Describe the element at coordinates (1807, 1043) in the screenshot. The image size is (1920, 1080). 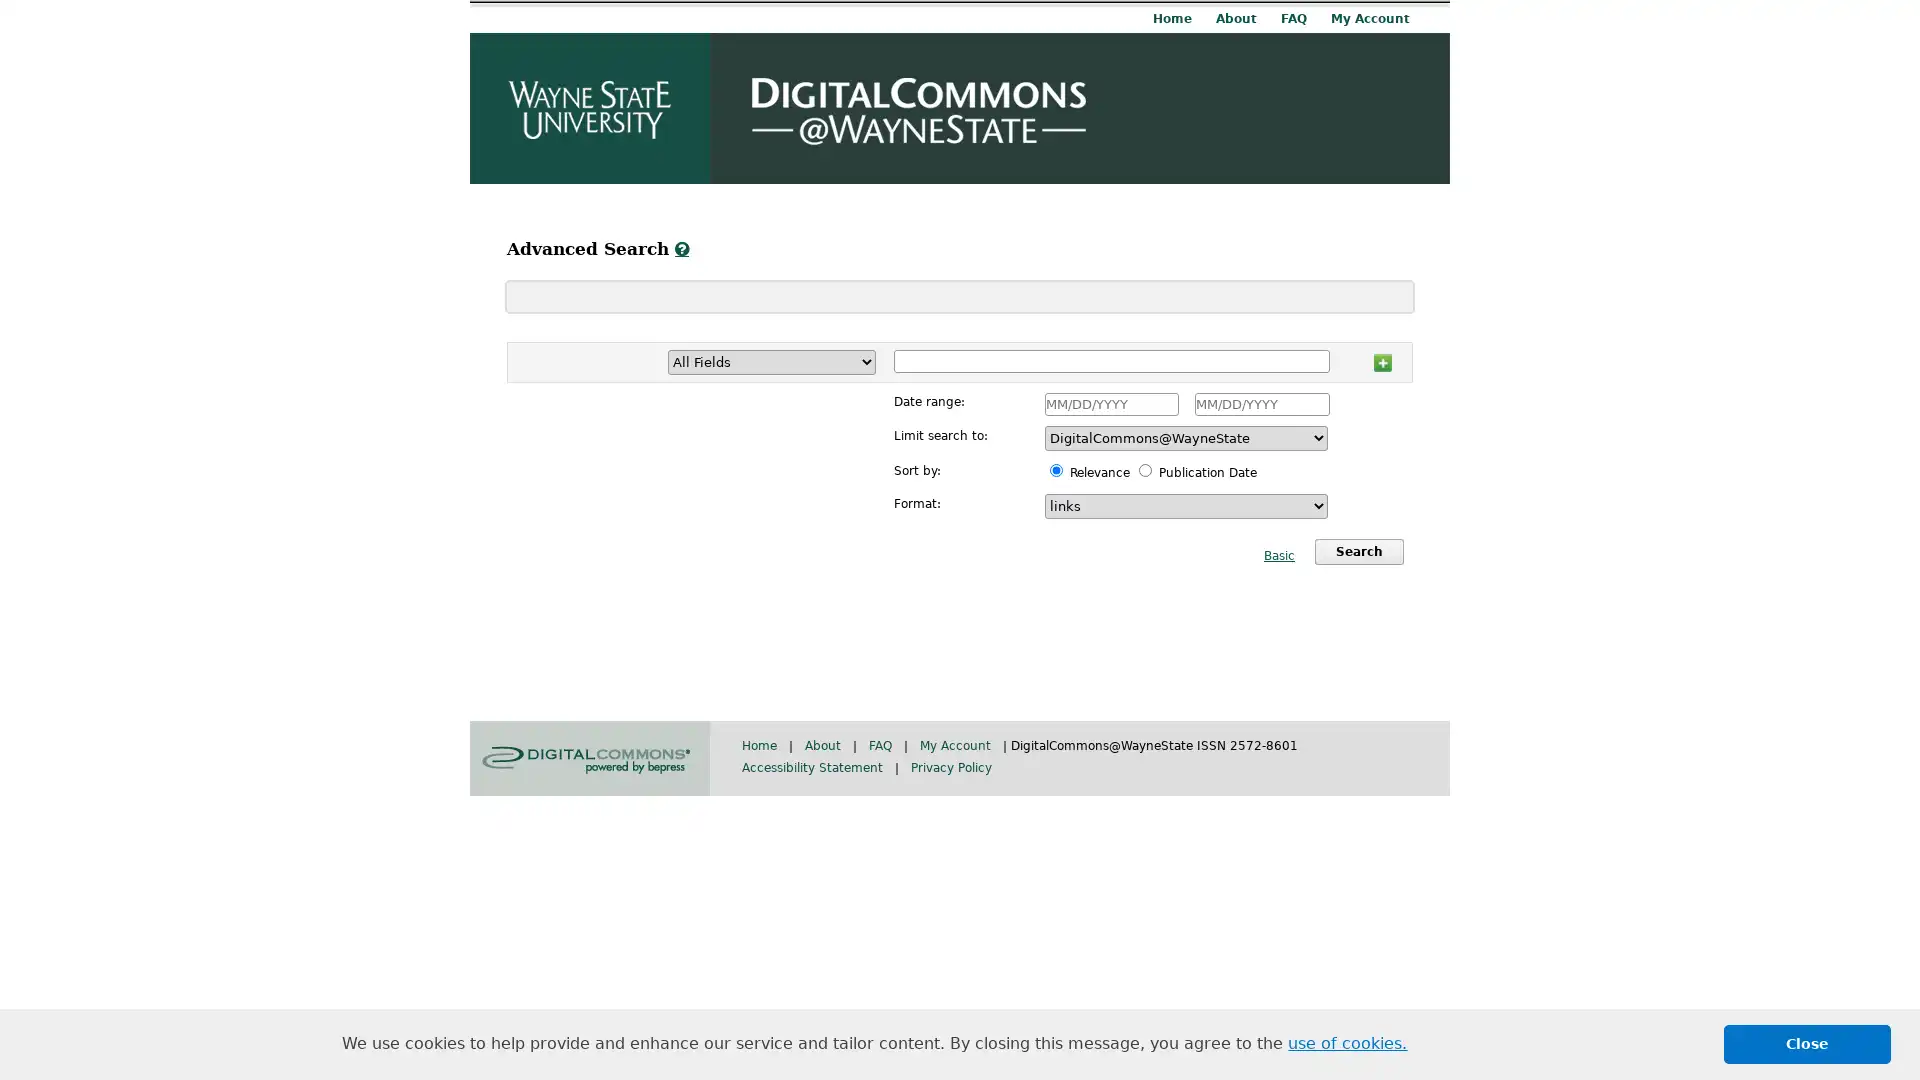
I see `dismiss cookie message` at that location.